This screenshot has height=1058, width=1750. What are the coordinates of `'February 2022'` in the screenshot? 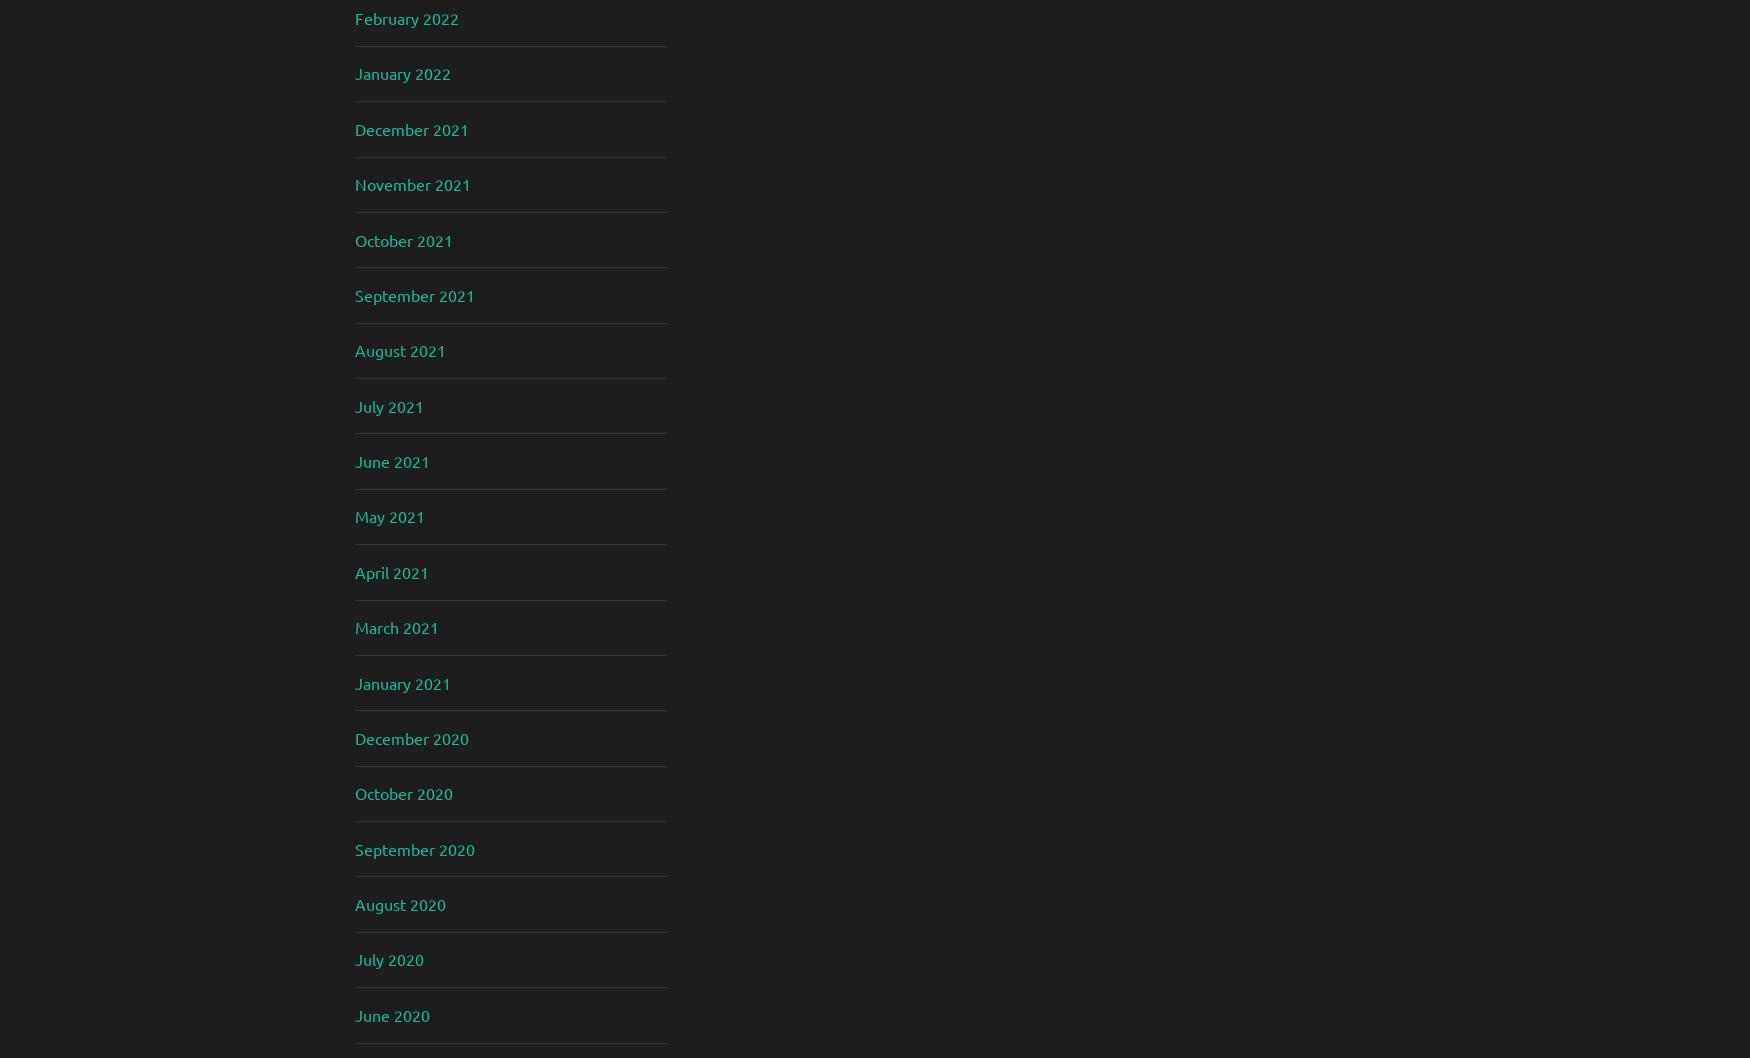 It's located at (406, 17).